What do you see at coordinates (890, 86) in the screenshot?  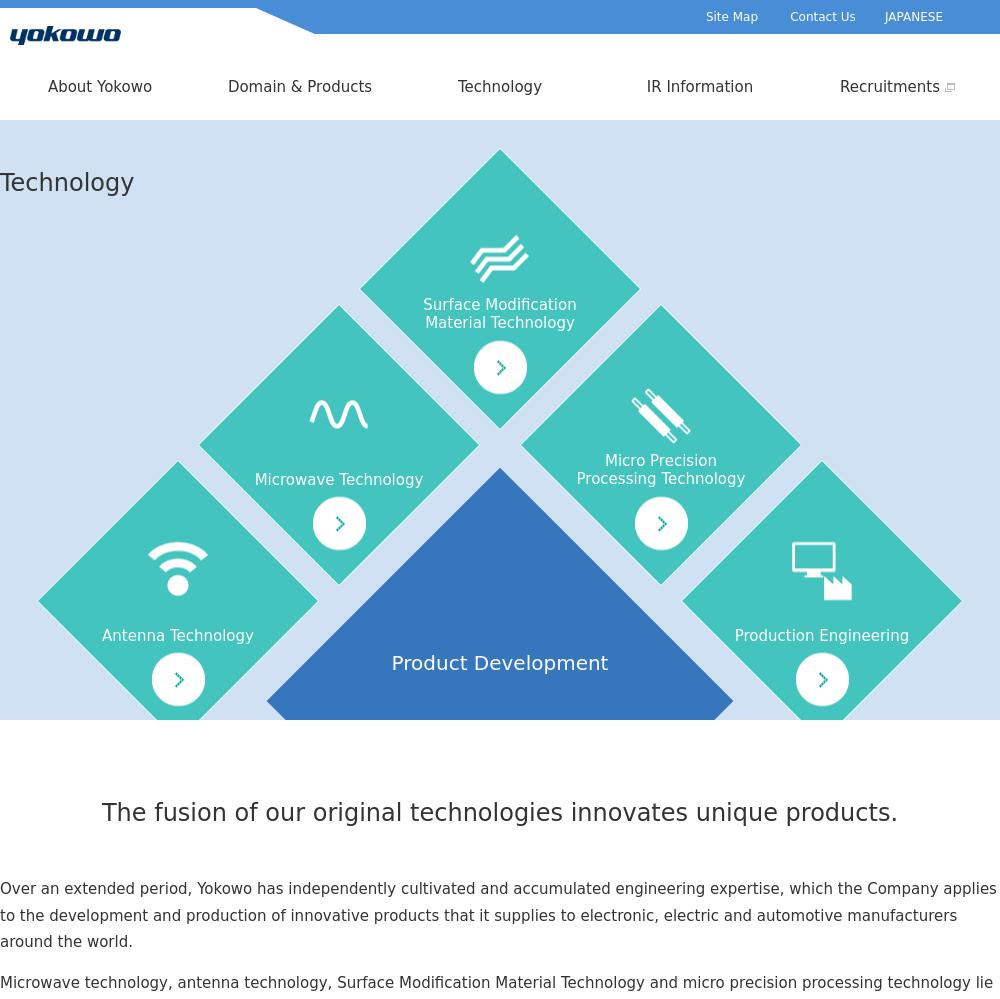 I see `'Recruitments'` at bounding box center [890, 86].